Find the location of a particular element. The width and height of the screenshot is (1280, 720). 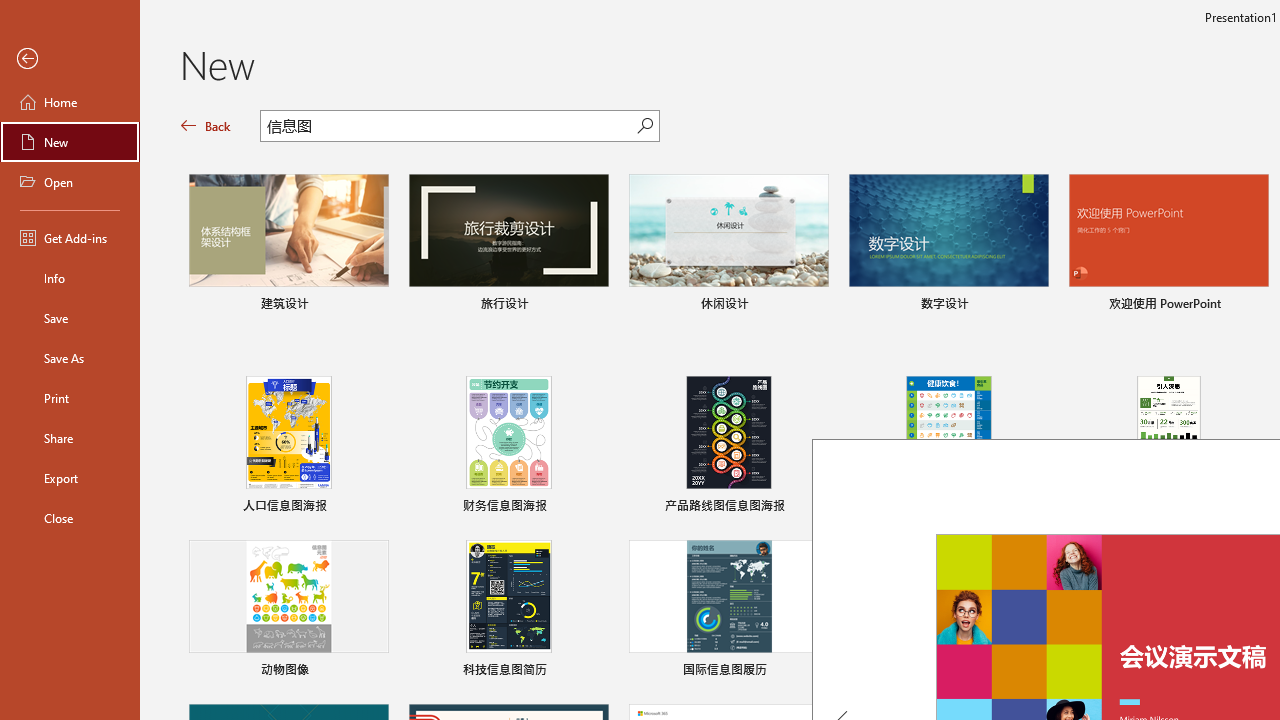

'Info' is located at coordinates (69, 277).